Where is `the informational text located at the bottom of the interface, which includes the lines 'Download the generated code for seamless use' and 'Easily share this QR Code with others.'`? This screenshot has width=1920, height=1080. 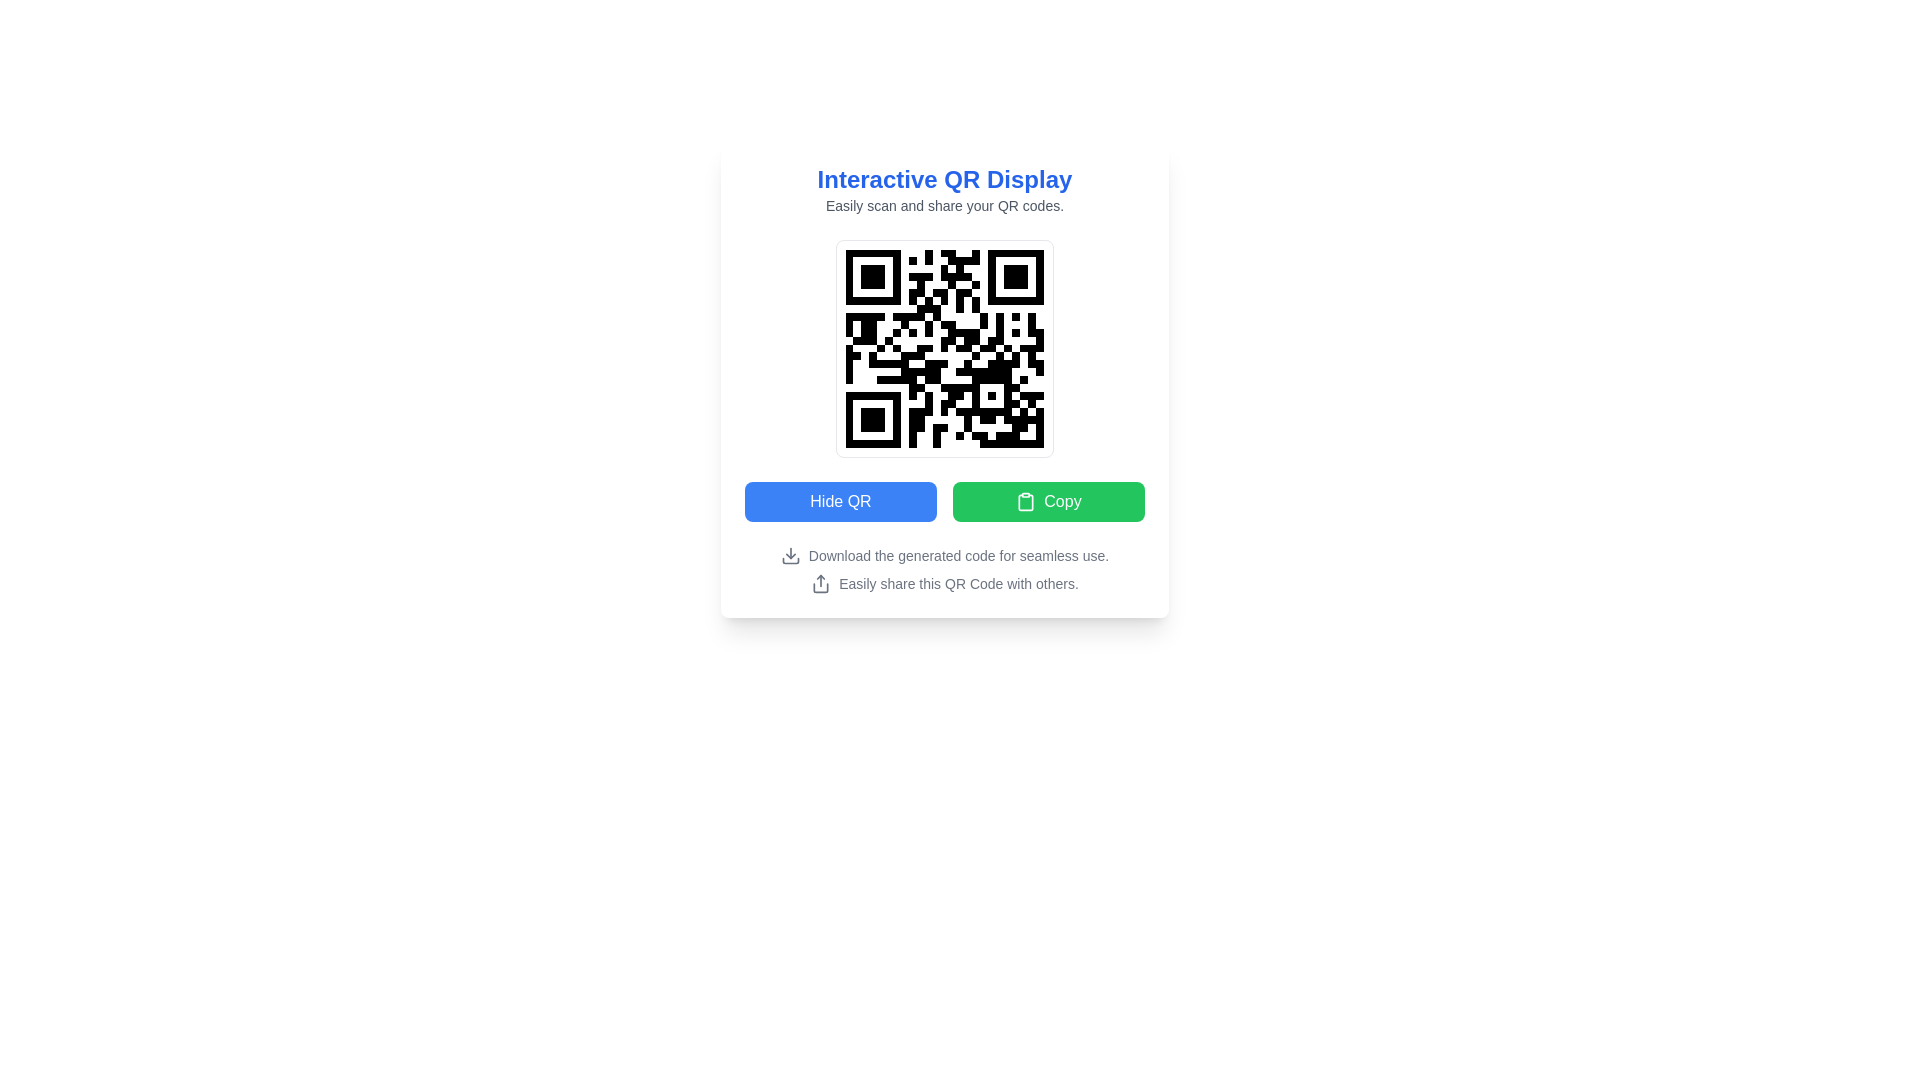
the informational text located at the bottom of the interface, which includes the lines 'Download the generated code for seamless use' and 'Easily share this QR Code with others.' is located at coordinates (944, 570).